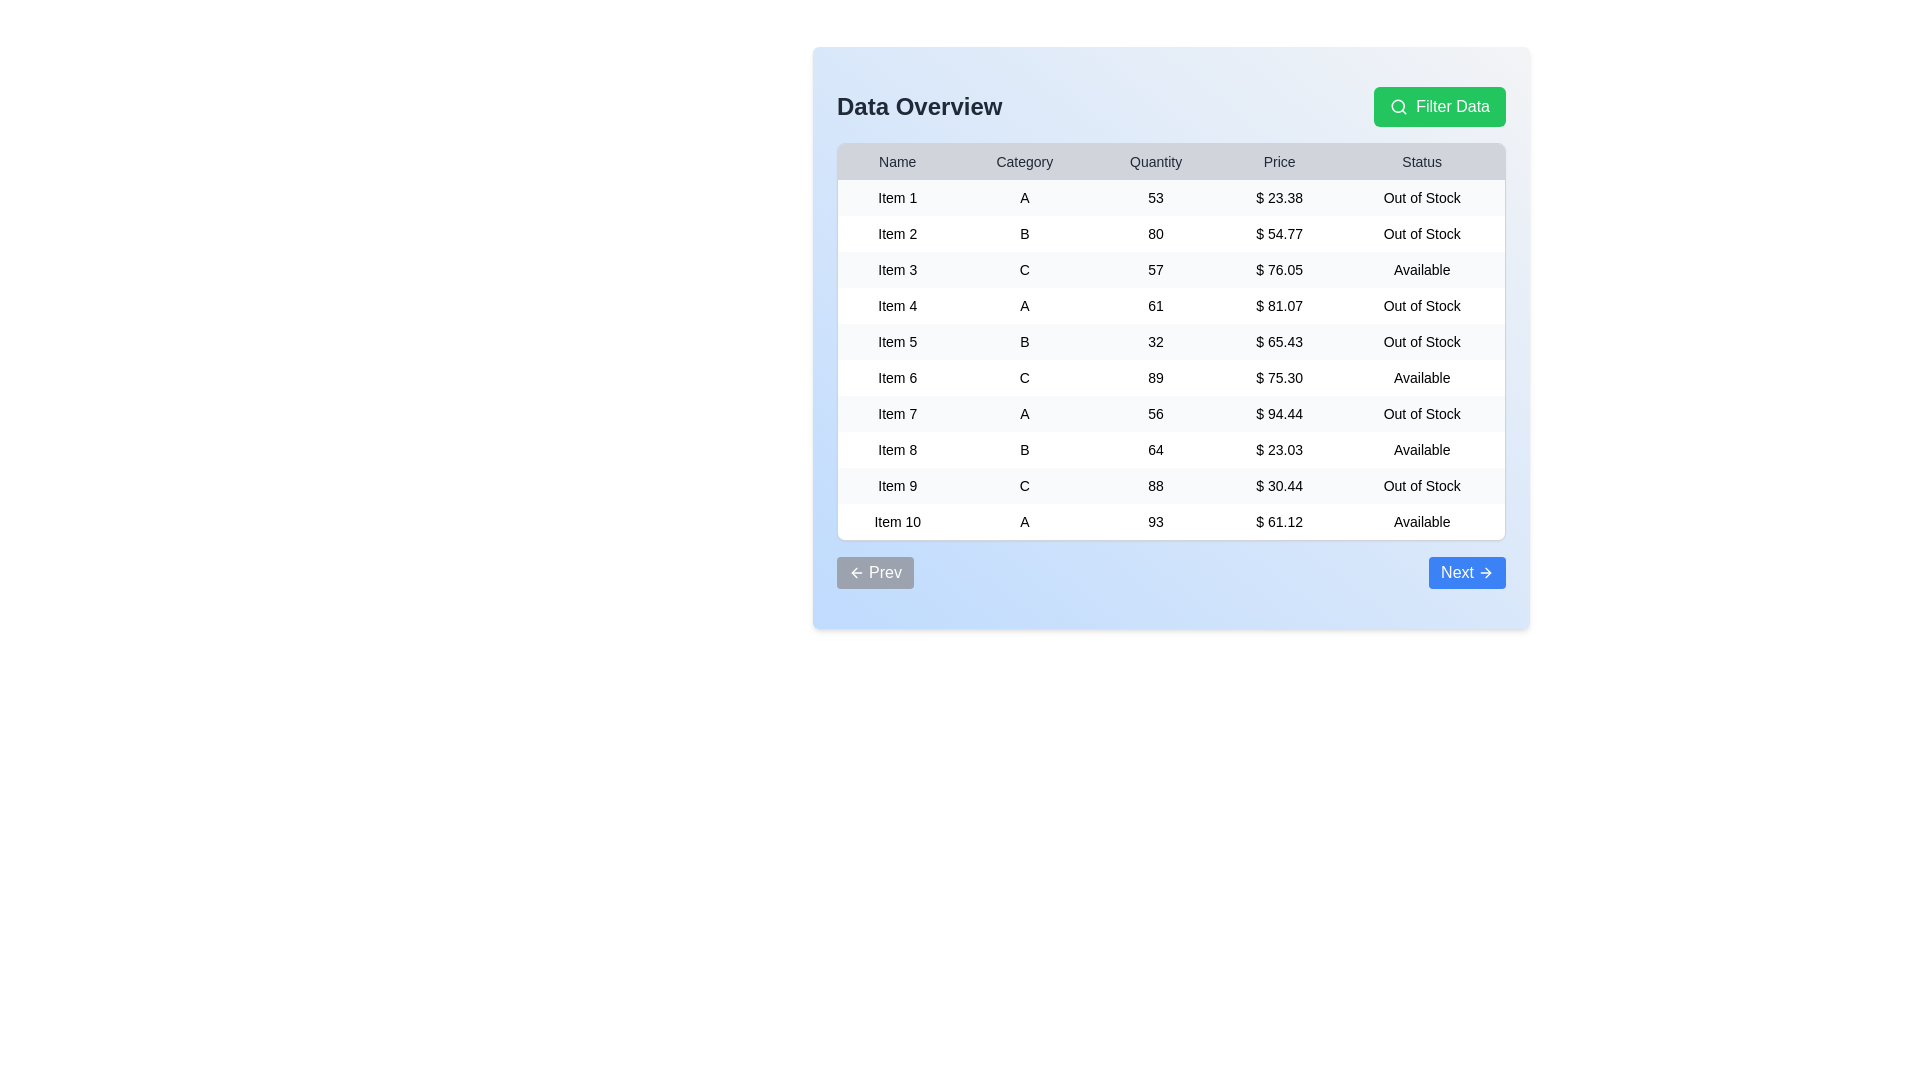 The width and height of the screenshot is (1920, 1080). What do you see at coordinates (1156, 161) in the screenshot?
I see `the table header Quantity to sort the table by that column` at bounding box center [1156, 161].